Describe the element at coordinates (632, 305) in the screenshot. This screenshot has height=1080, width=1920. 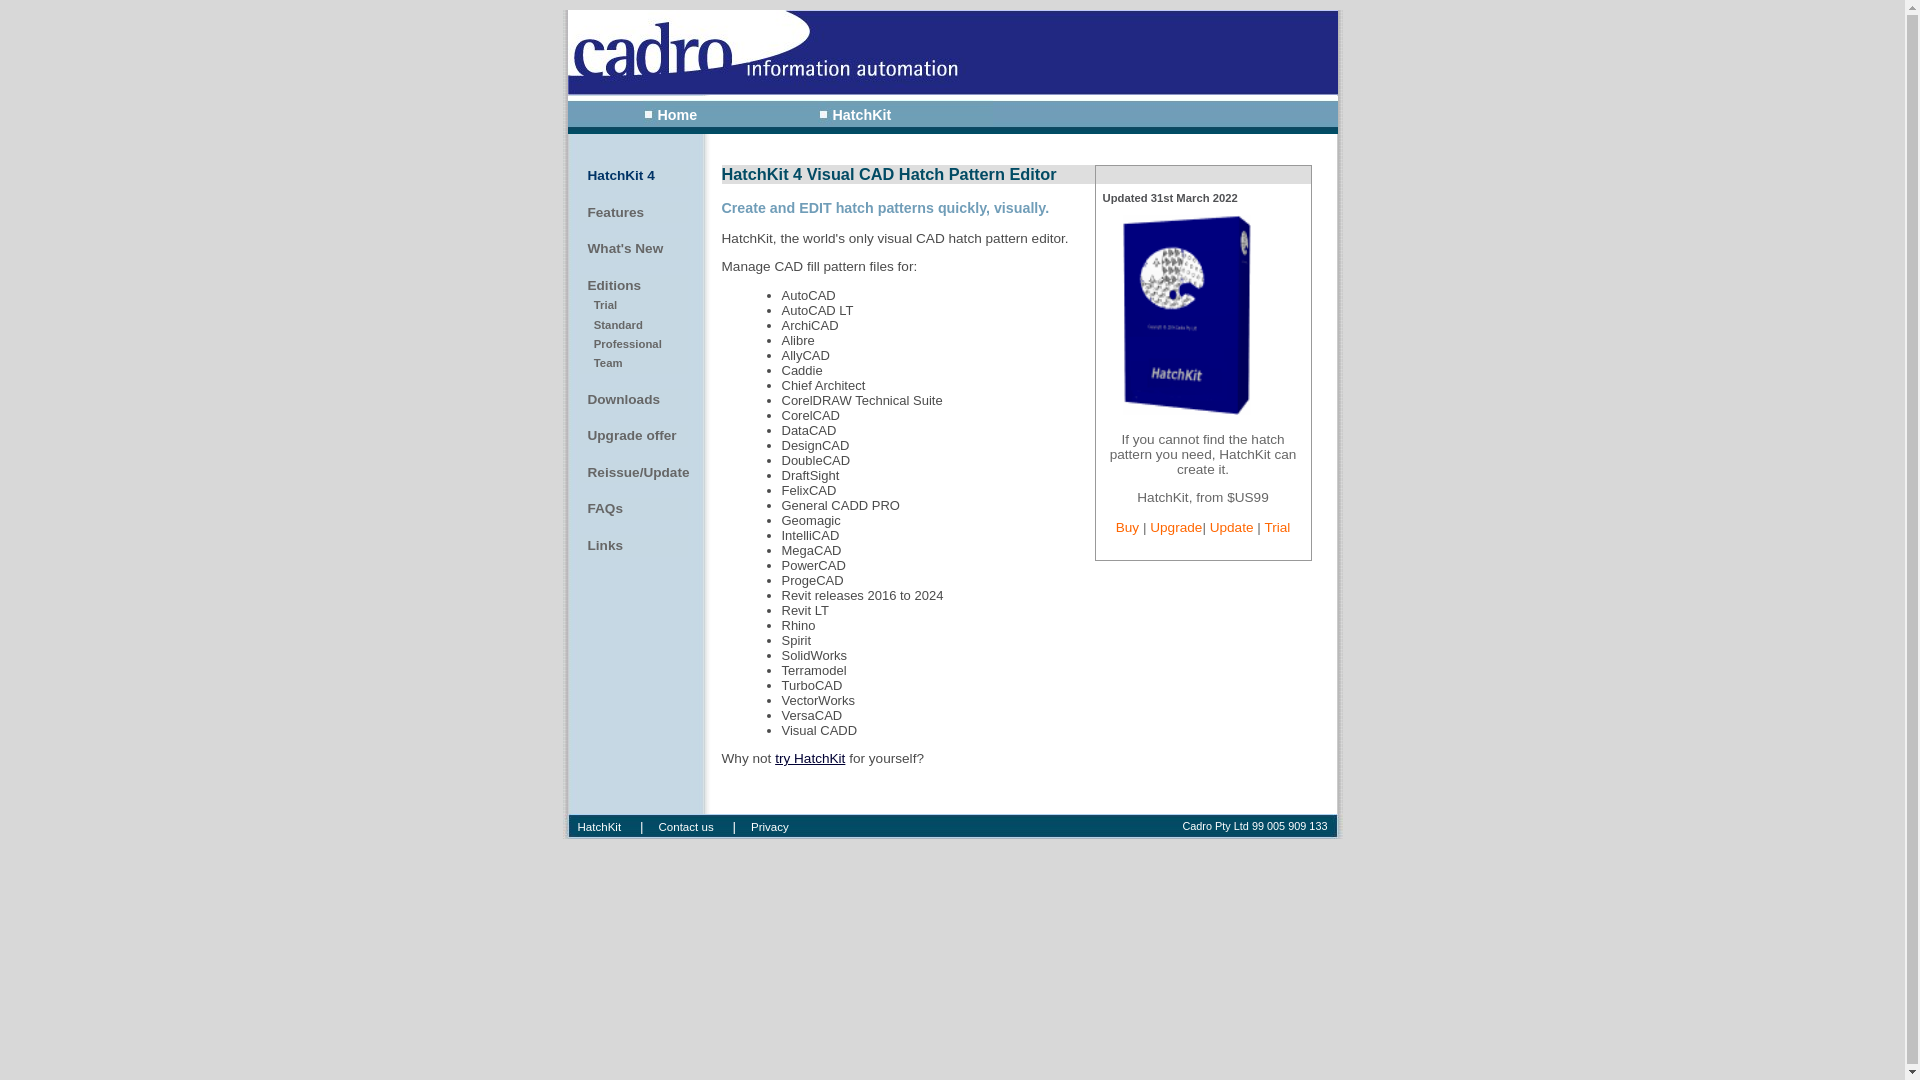
I see `'  Trial'` at that location.